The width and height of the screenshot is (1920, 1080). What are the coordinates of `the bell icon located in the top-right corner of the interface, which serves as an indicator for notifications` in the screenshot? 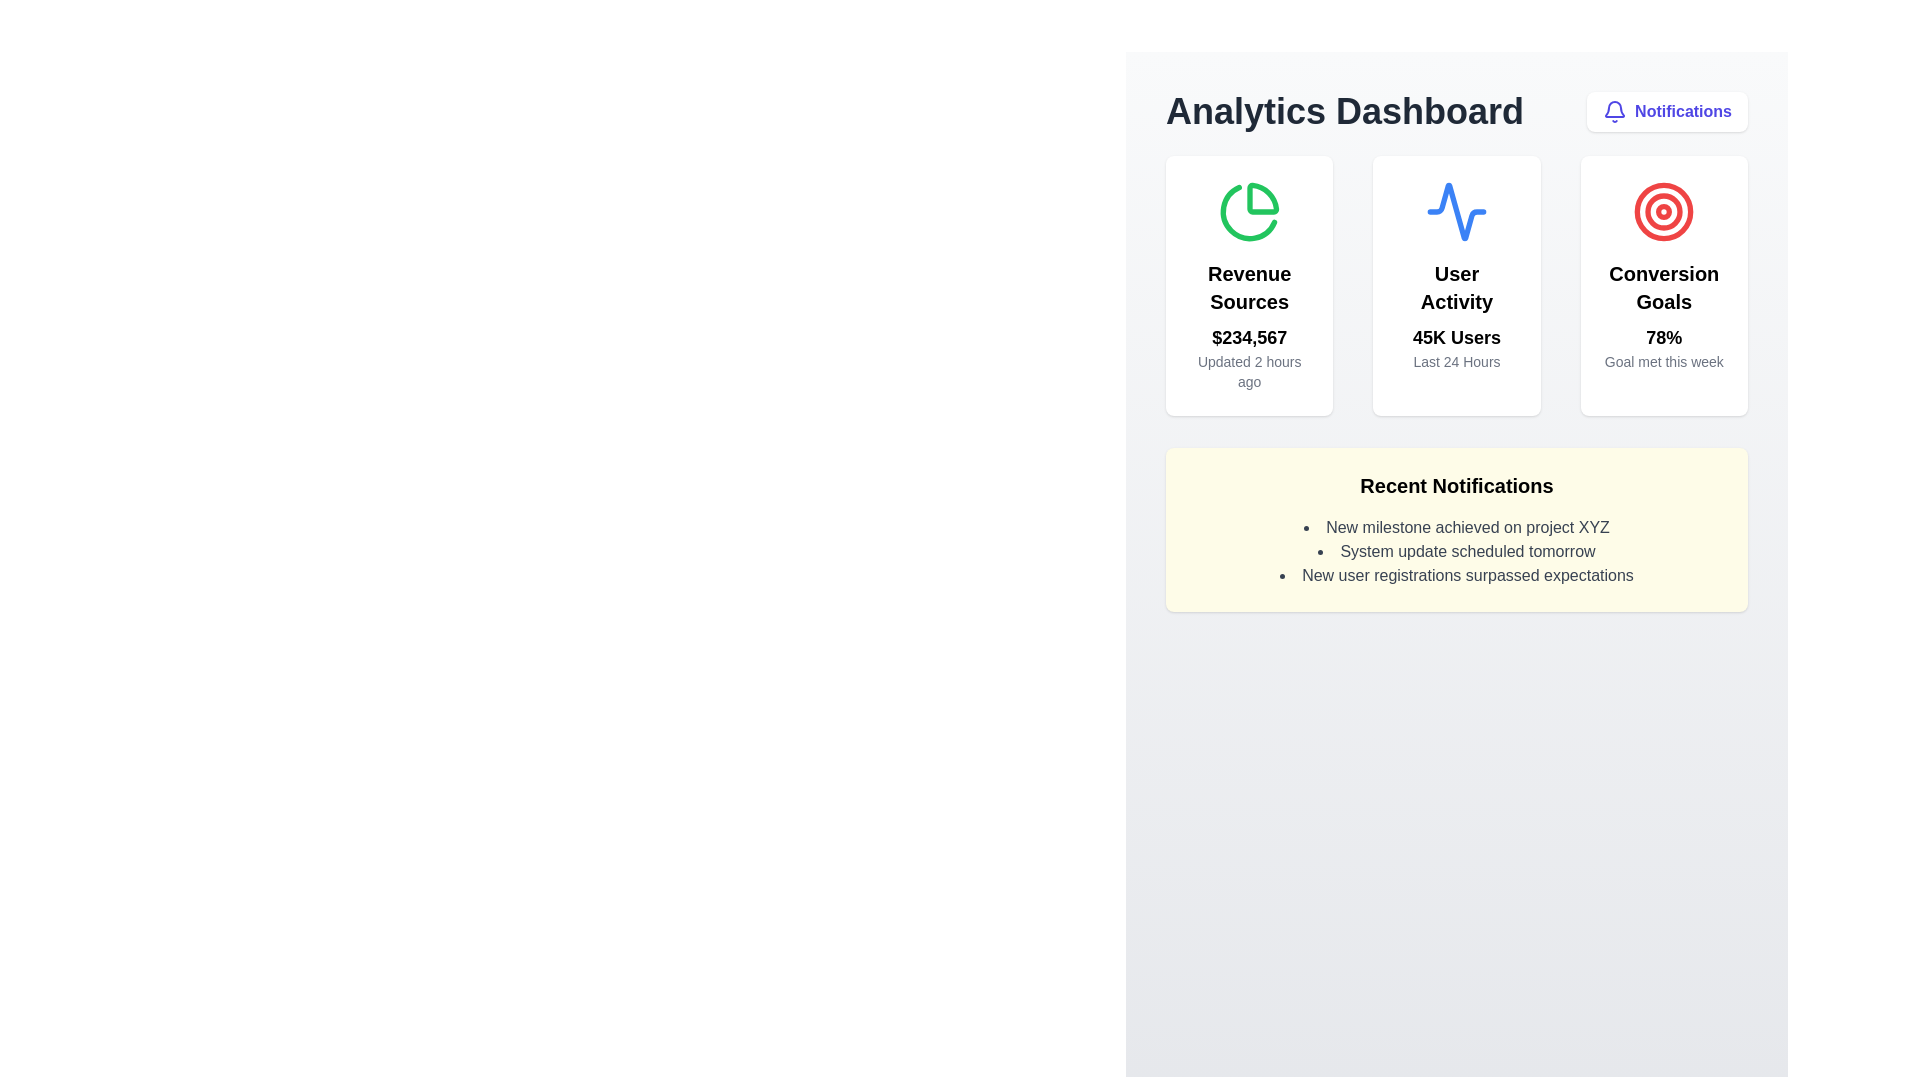 It's located at (1615, 111).